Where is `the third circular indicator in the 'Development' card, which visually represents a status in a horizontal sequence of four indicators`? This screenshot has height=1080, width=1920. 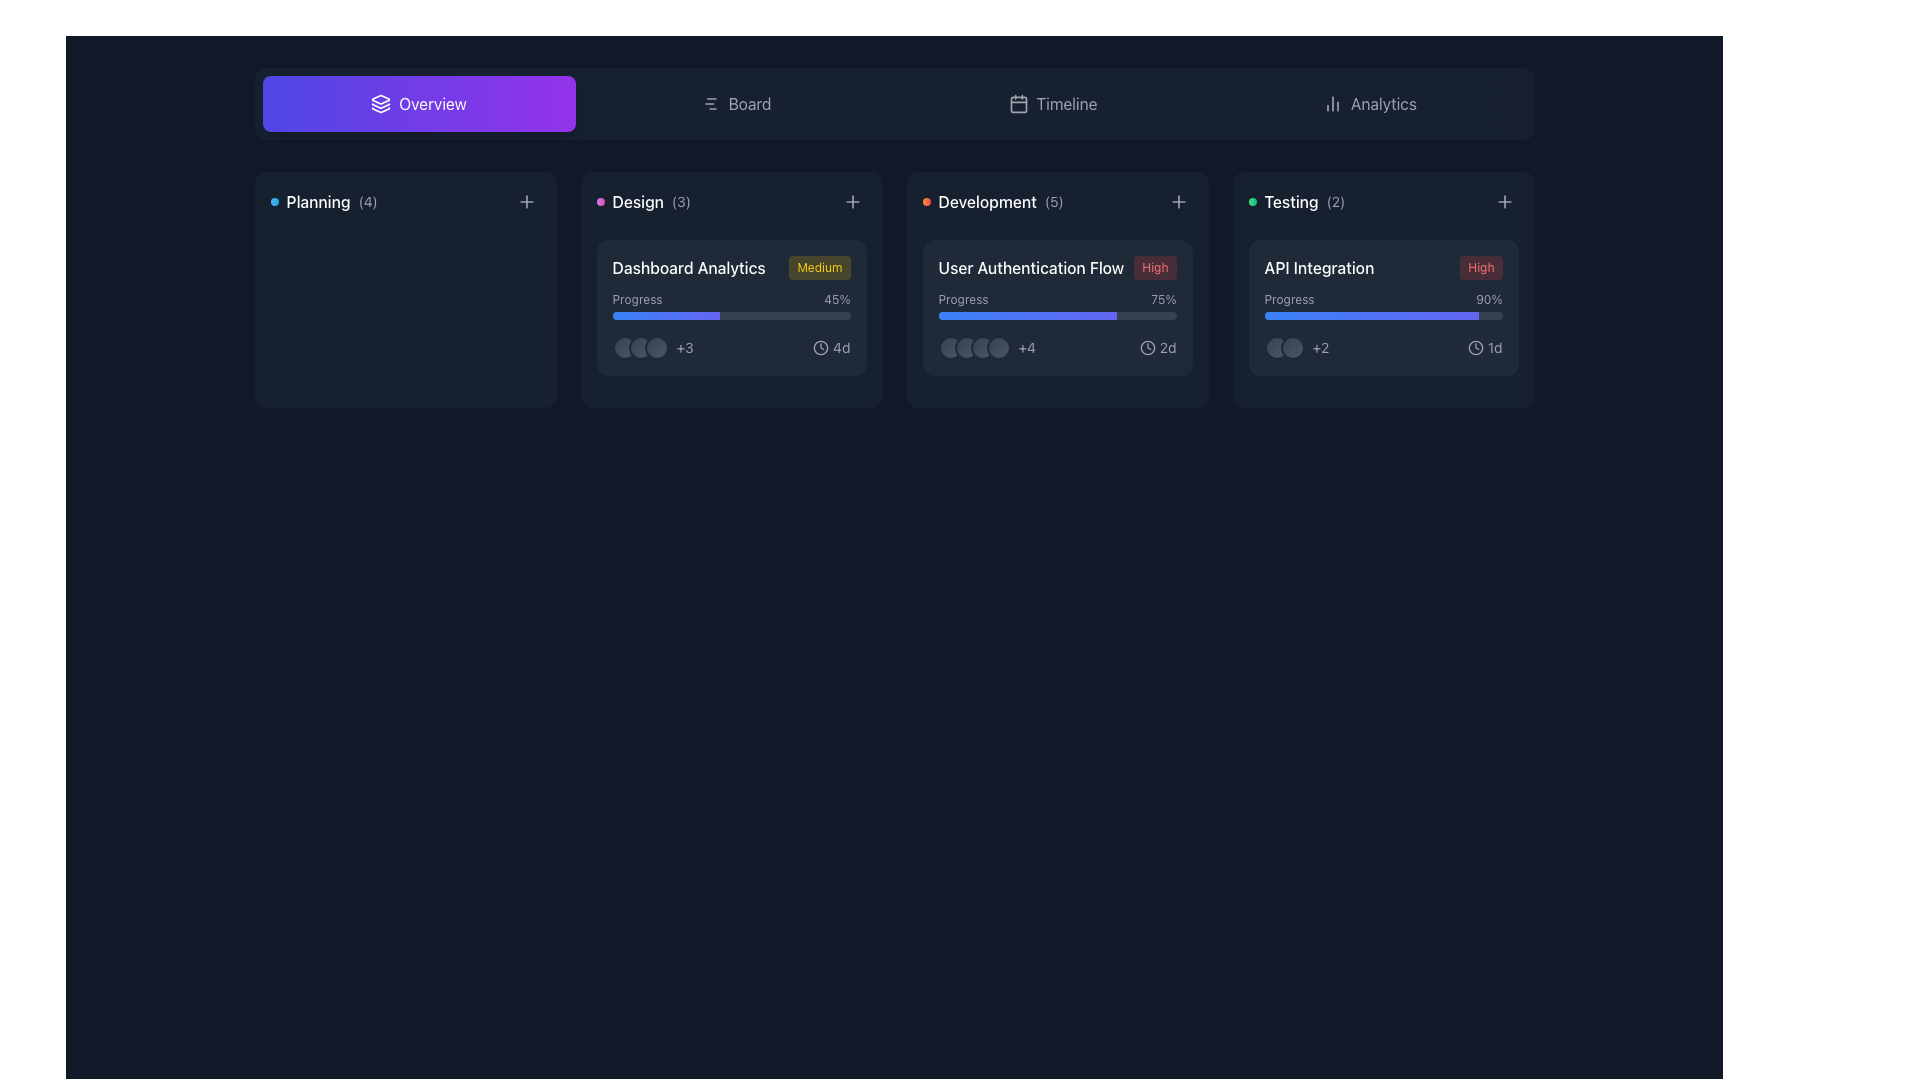
the third circular indicator in the 'Development' card, which visually represents a status in a horizontal sequence of four indicators is located at coordinates (982, 346).